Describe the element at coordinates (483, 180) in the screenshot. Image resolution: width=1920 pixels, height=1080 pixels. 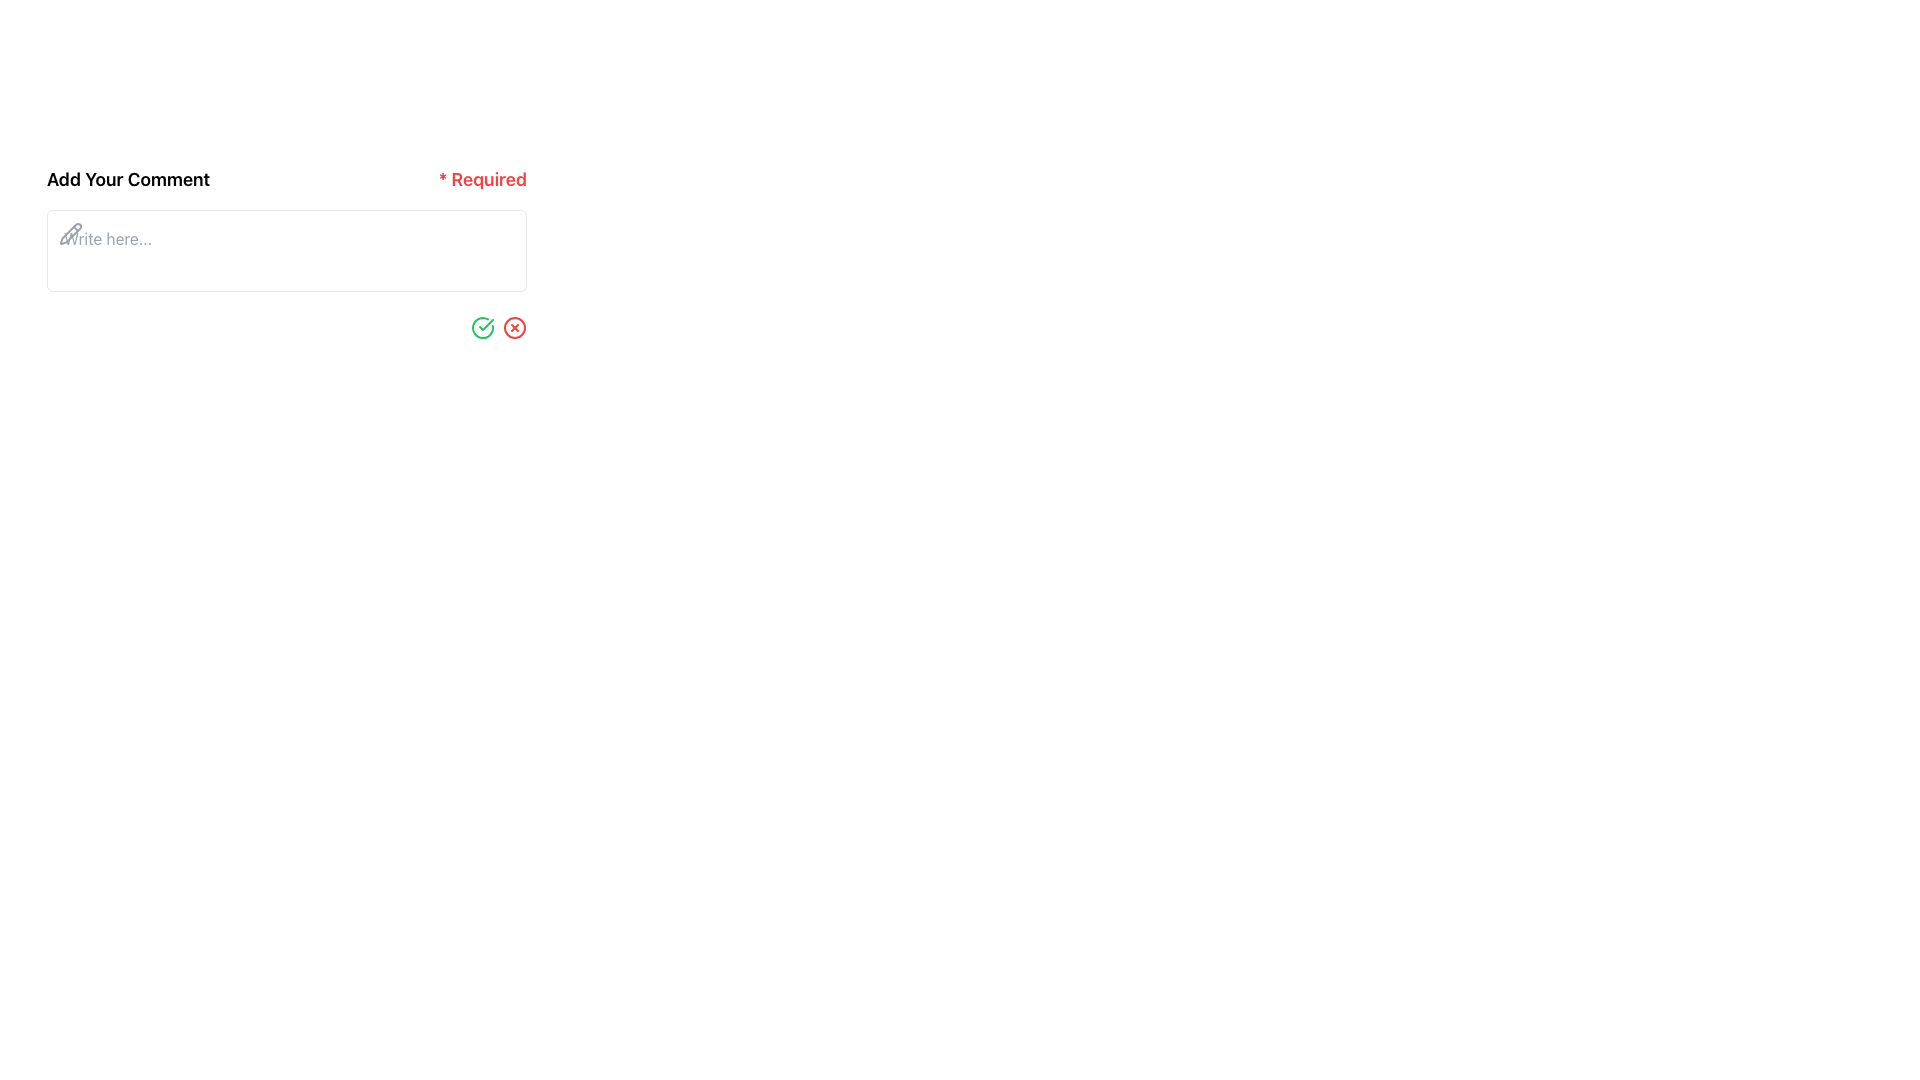
I see `the mandatory indication text label located to the right of the 'Add Your Comment' text in the header section of the input field` at that location.